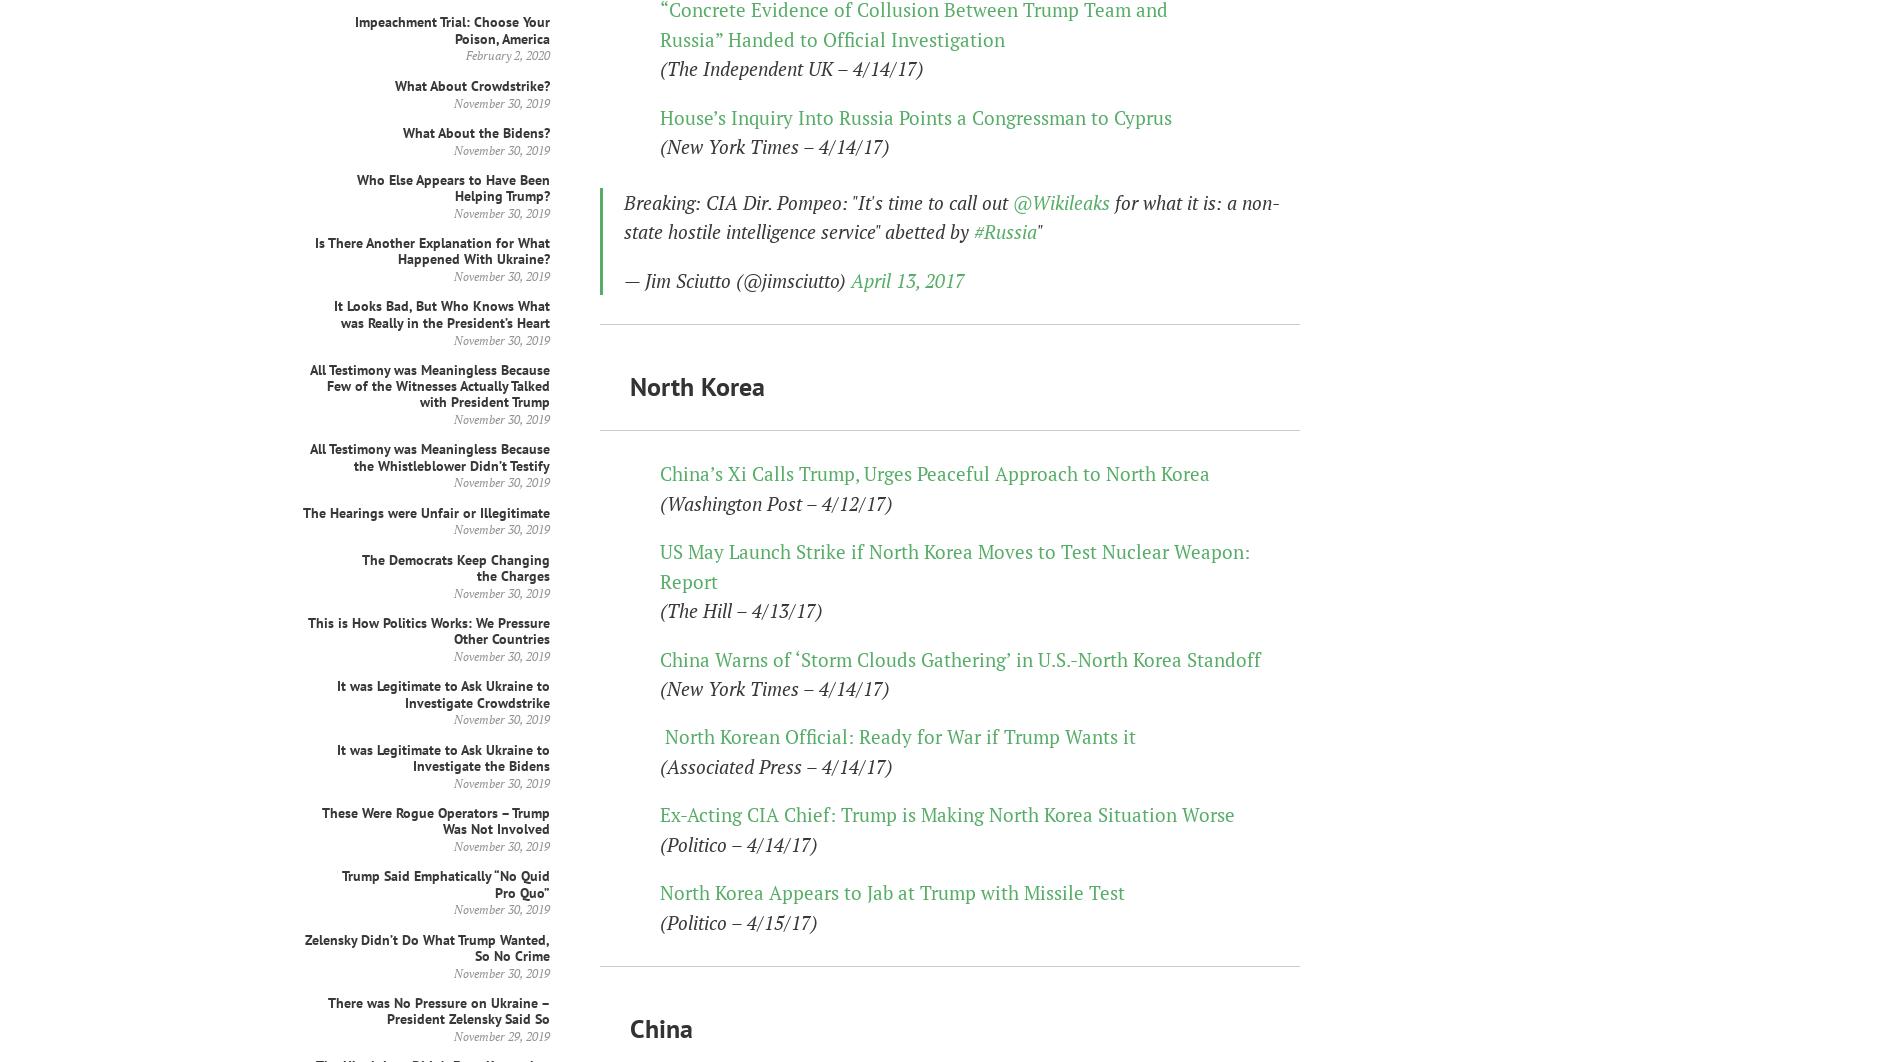 The width and height of the screenshot is (1900, 1062). I want to click on 'What About the Bidens?', so click(476, 131).